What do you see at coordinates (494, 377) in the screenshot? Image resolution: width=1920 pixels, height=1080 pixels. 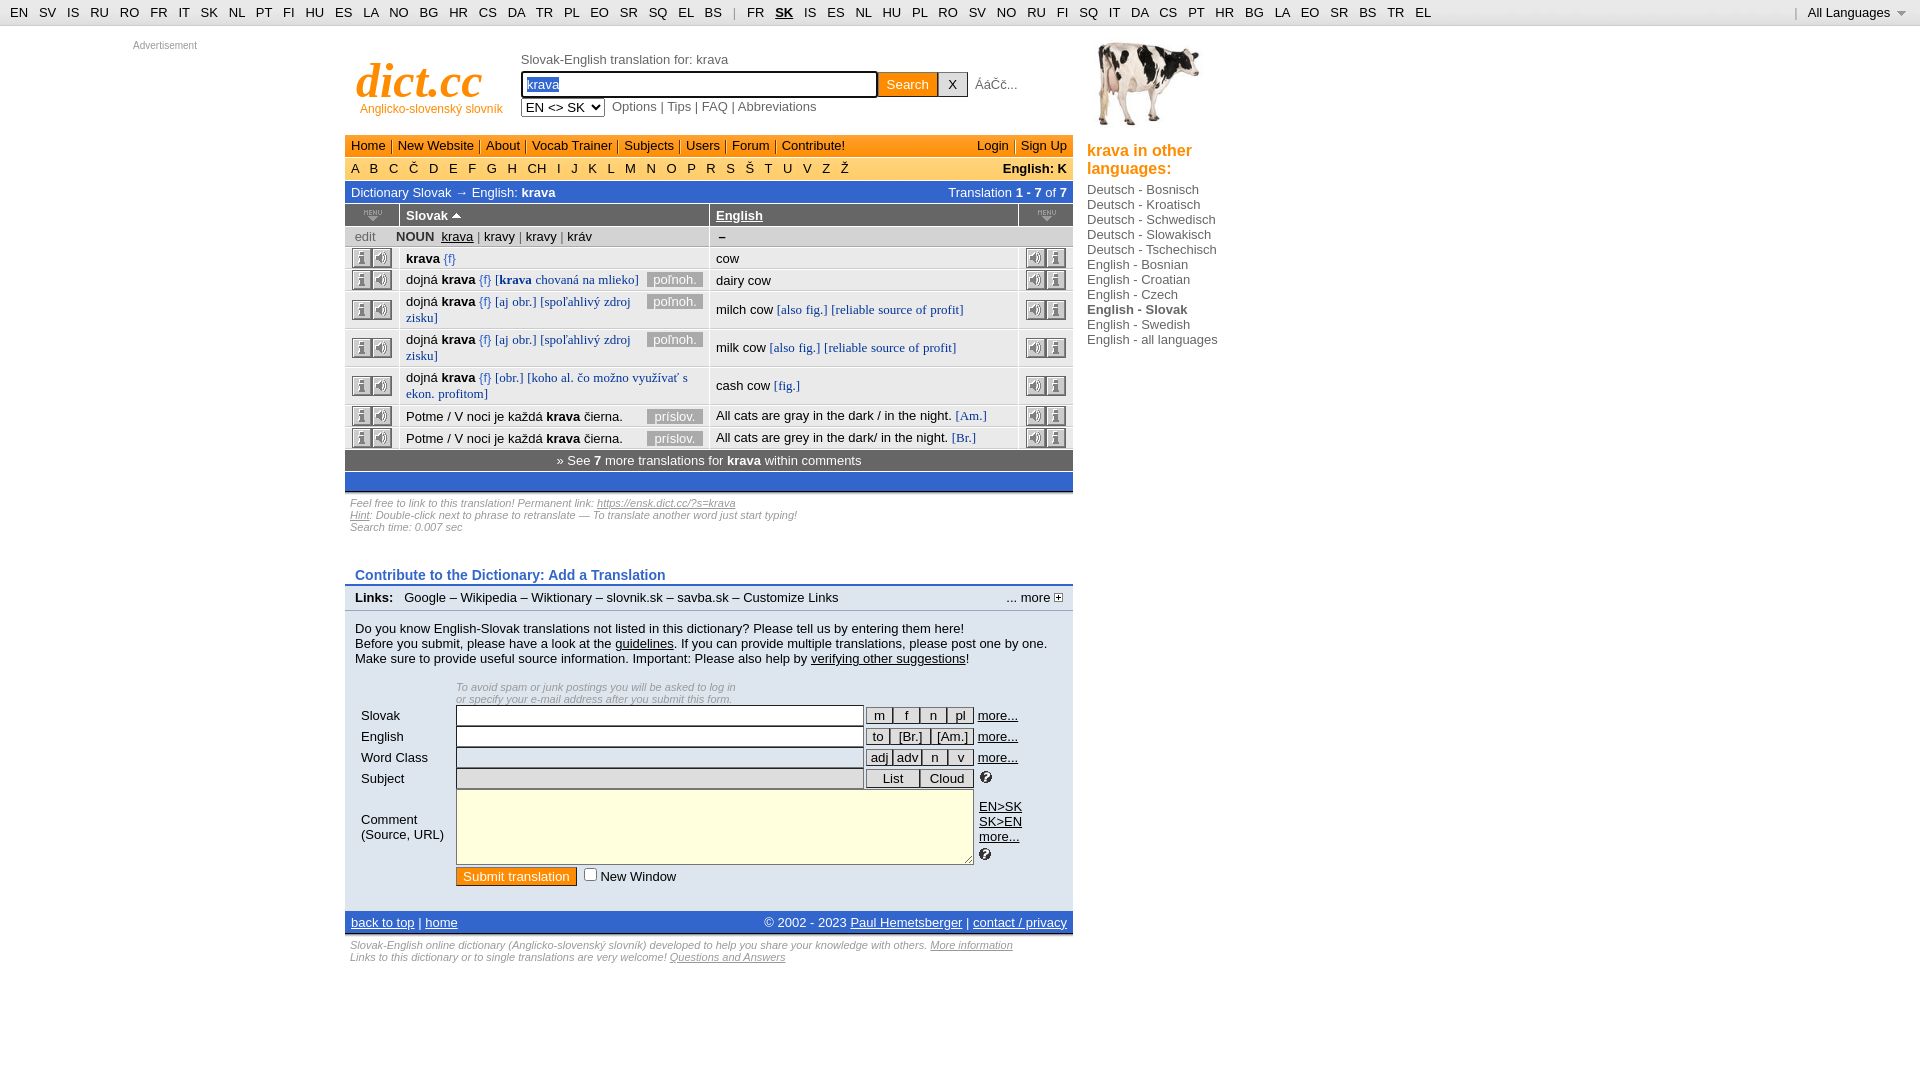 I see `'[obr.]'` at bounding box center [494, 377].